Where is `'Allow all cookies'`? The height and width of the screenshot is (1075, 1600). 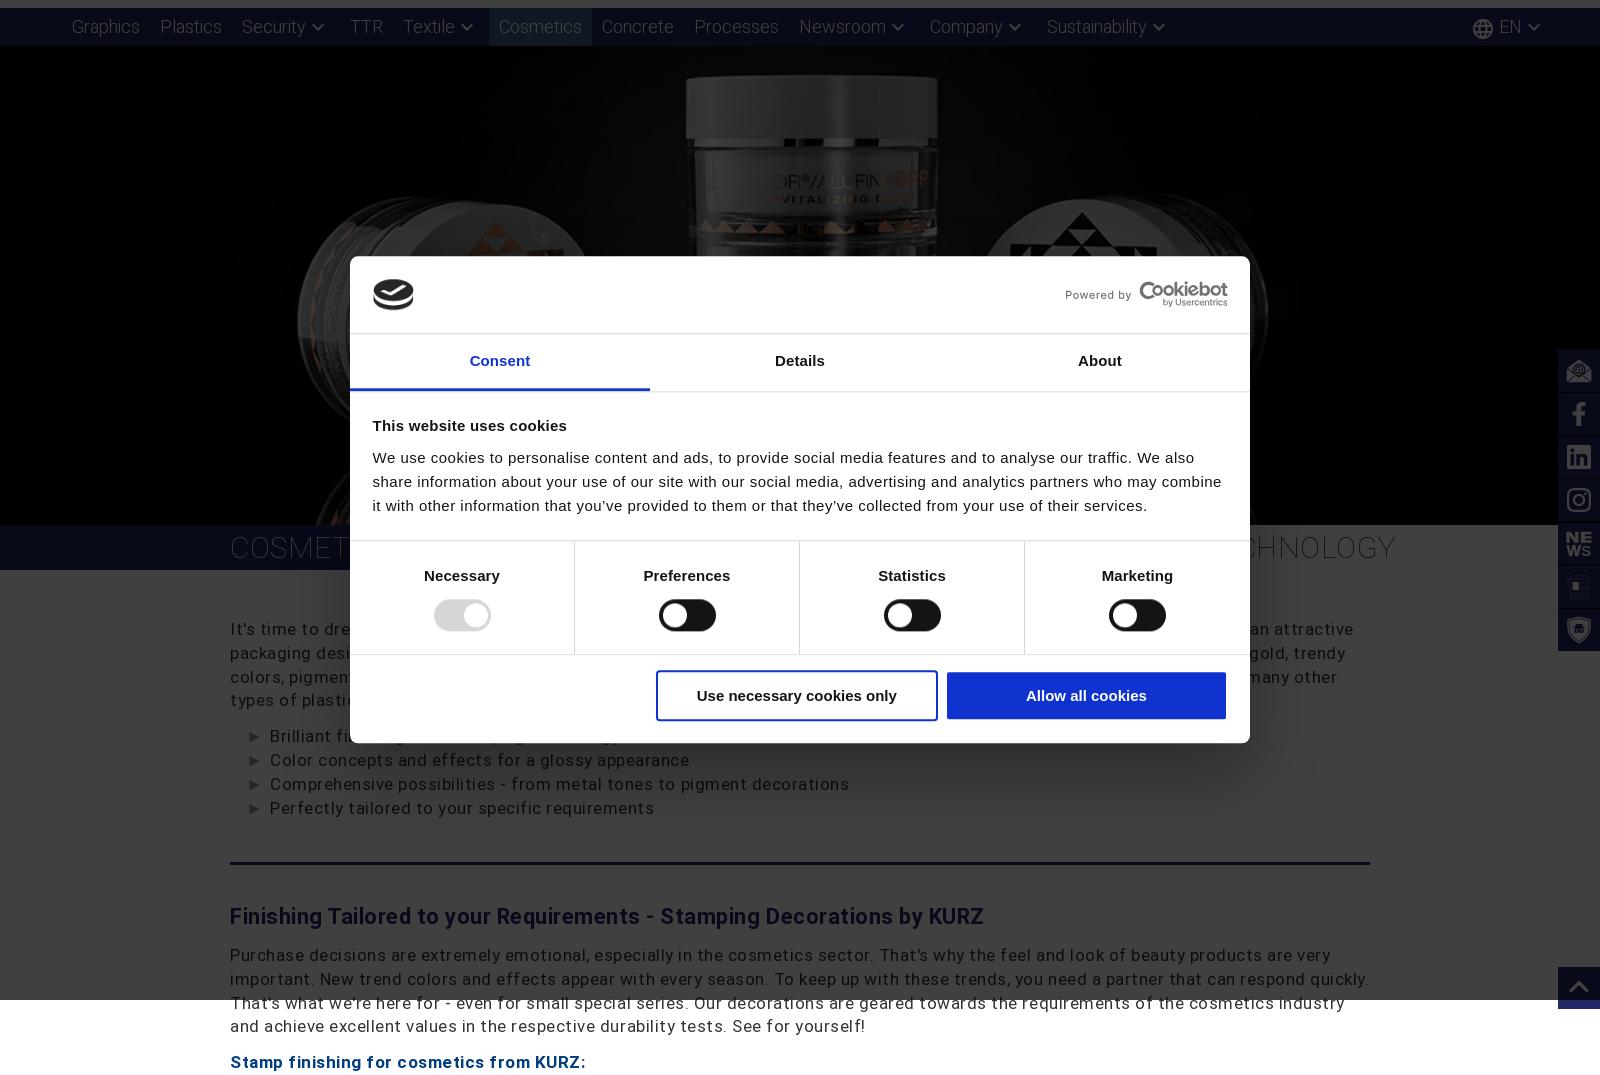
'Allow all cookies' is located at coordinates (1024, 693).